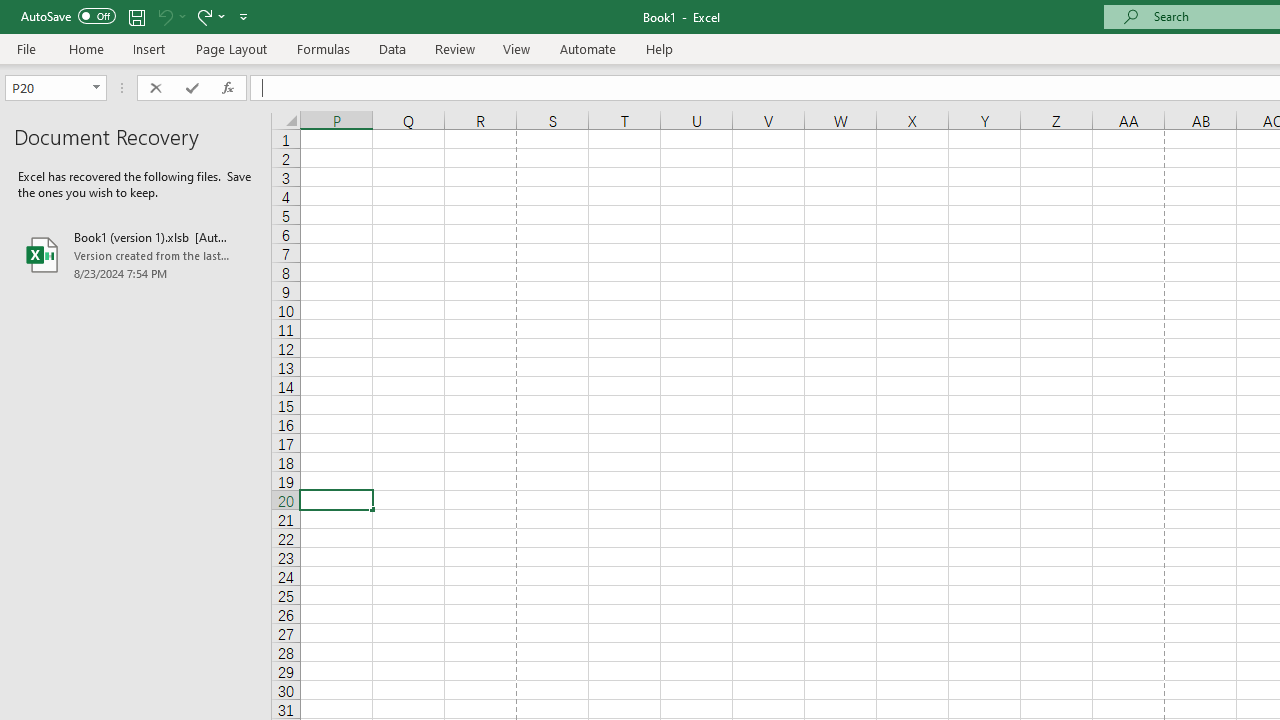 Image resolution: width=1280 pixels, height=720 pixels. What do you see at coordinates (454, 48) in the screenshot?
I see `'Review'` at bounding box center [454, 48].